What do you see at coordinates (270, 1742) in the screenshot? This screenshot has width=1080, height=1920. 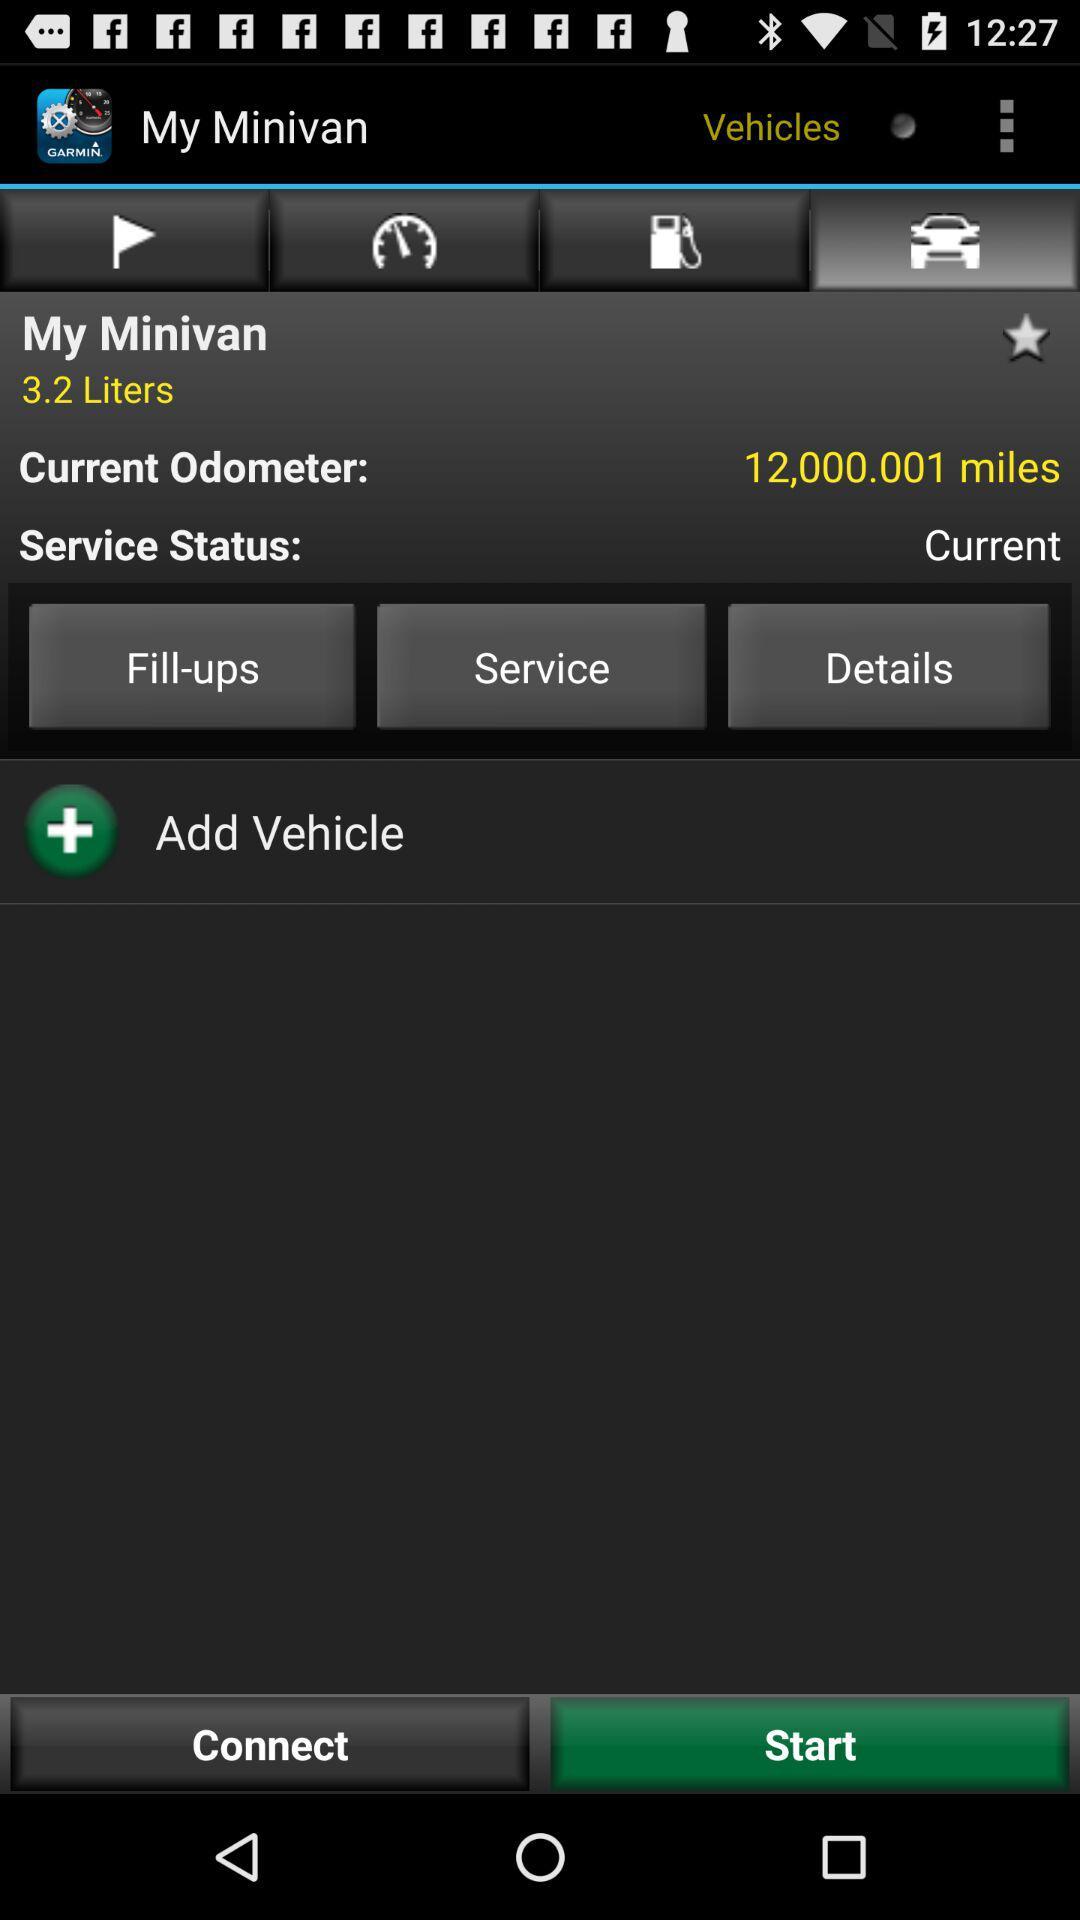 I see `the button on the bottom left corner of the web page` at bounding box center [270, 1742].